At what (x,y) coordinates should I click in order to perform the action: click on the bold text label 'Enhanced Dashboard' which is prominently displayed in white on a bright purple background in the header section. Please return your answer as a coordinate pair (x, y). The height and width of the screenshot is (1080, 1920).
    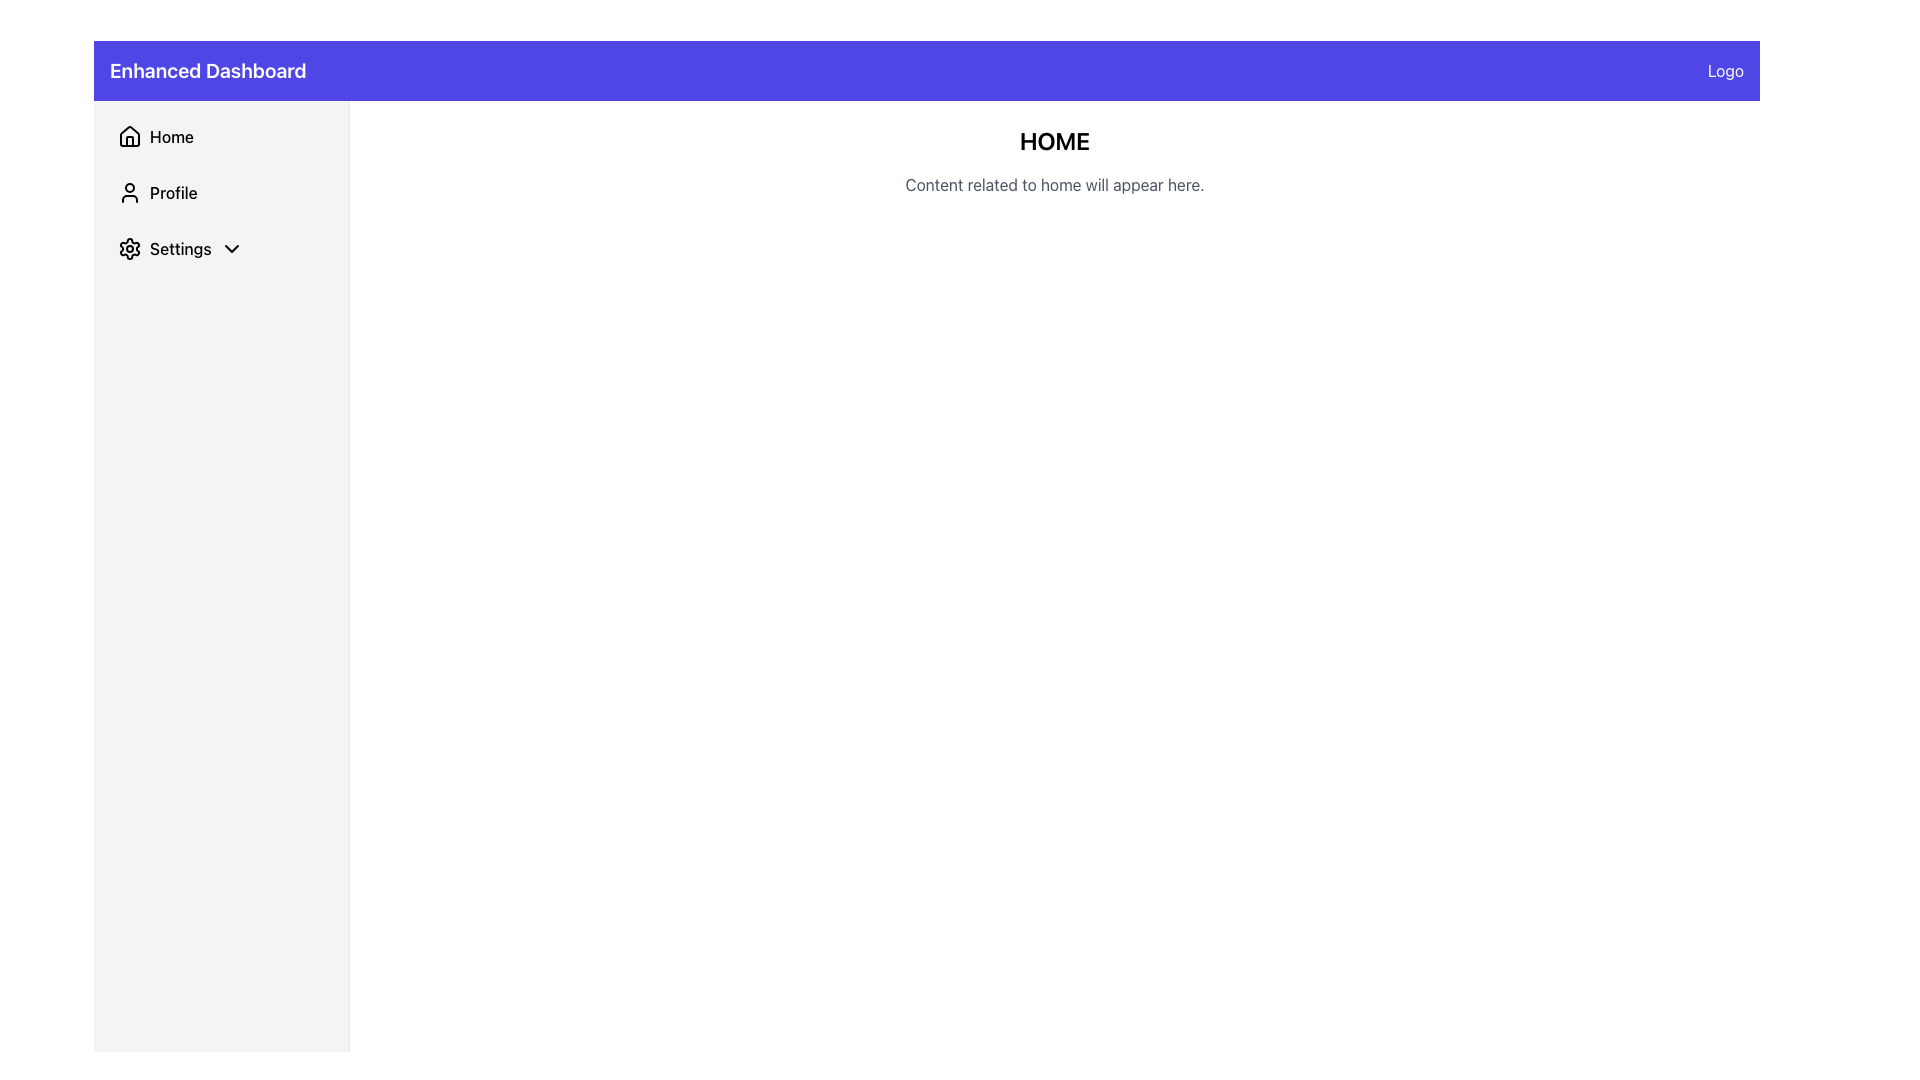
    Looking at the image, I should click on (208, 69).